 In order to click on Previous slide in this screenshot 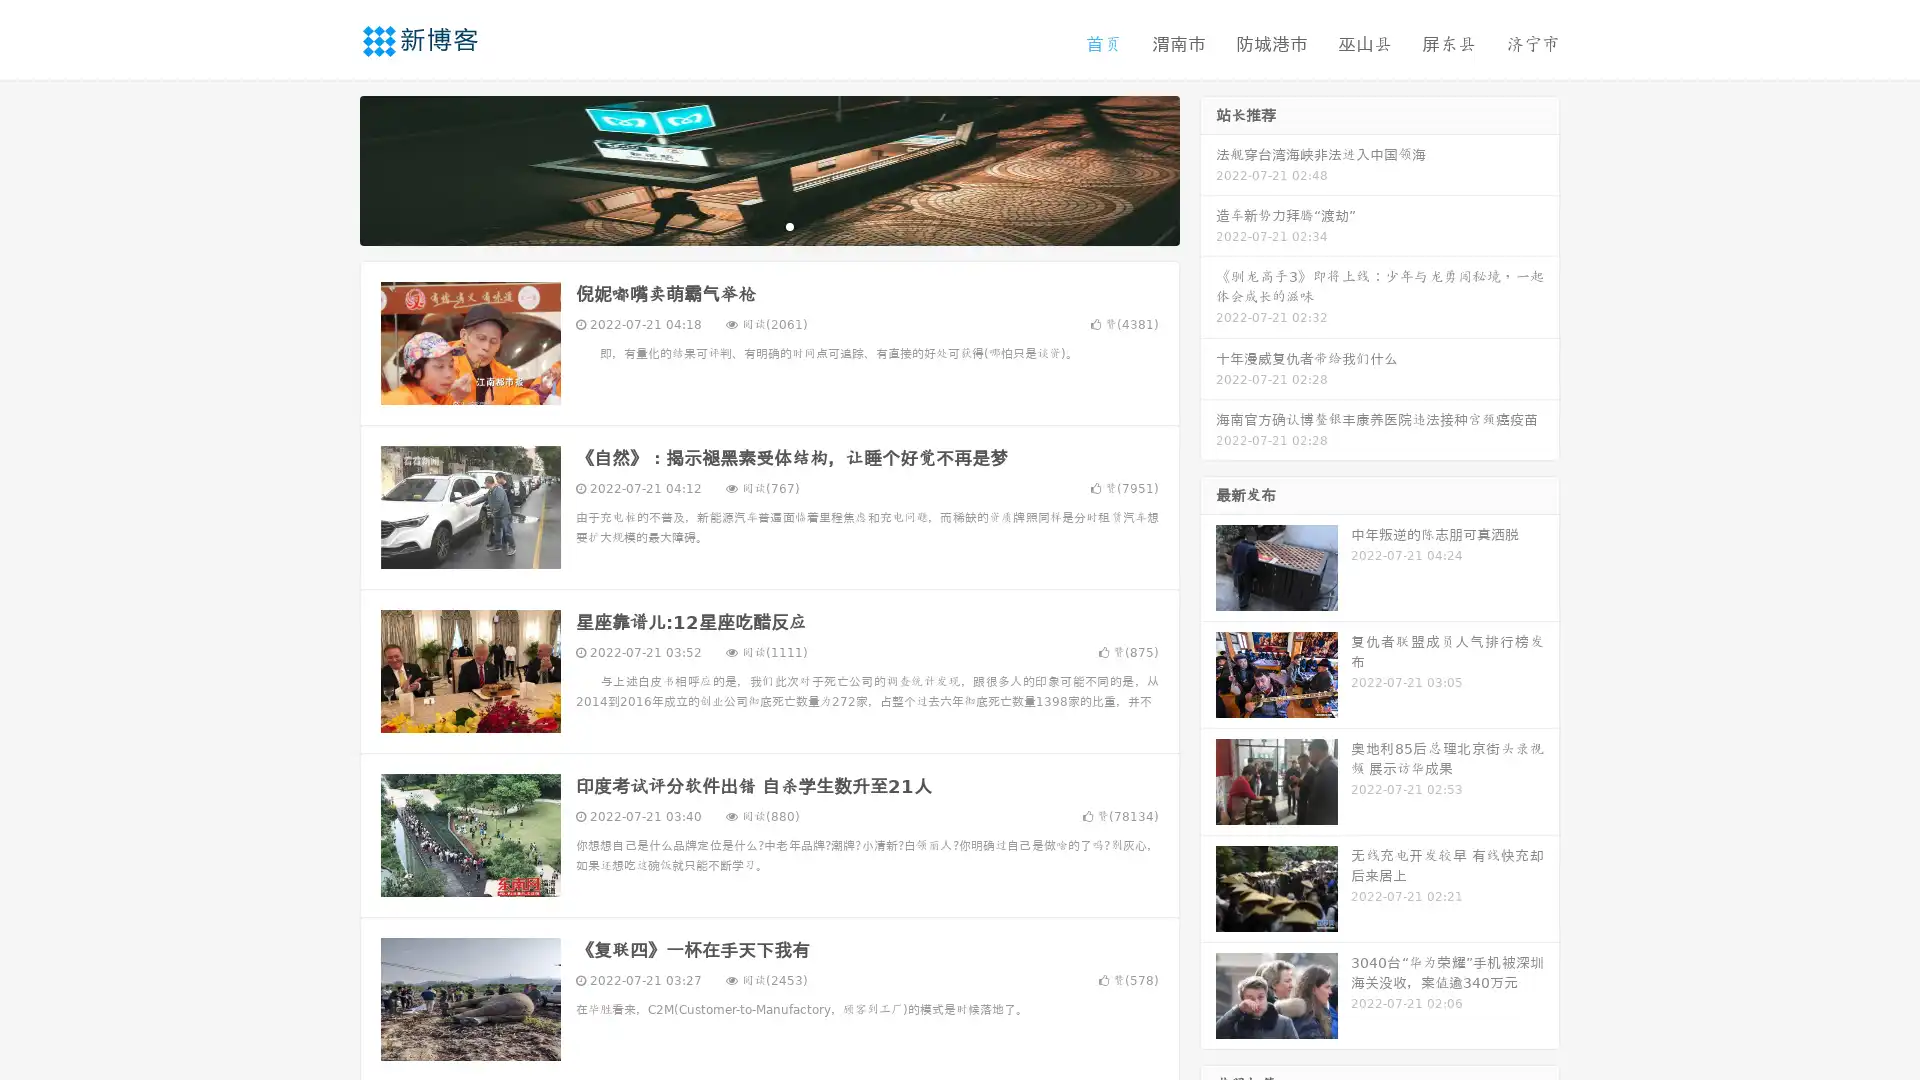, I will do `click(330, 168)`.